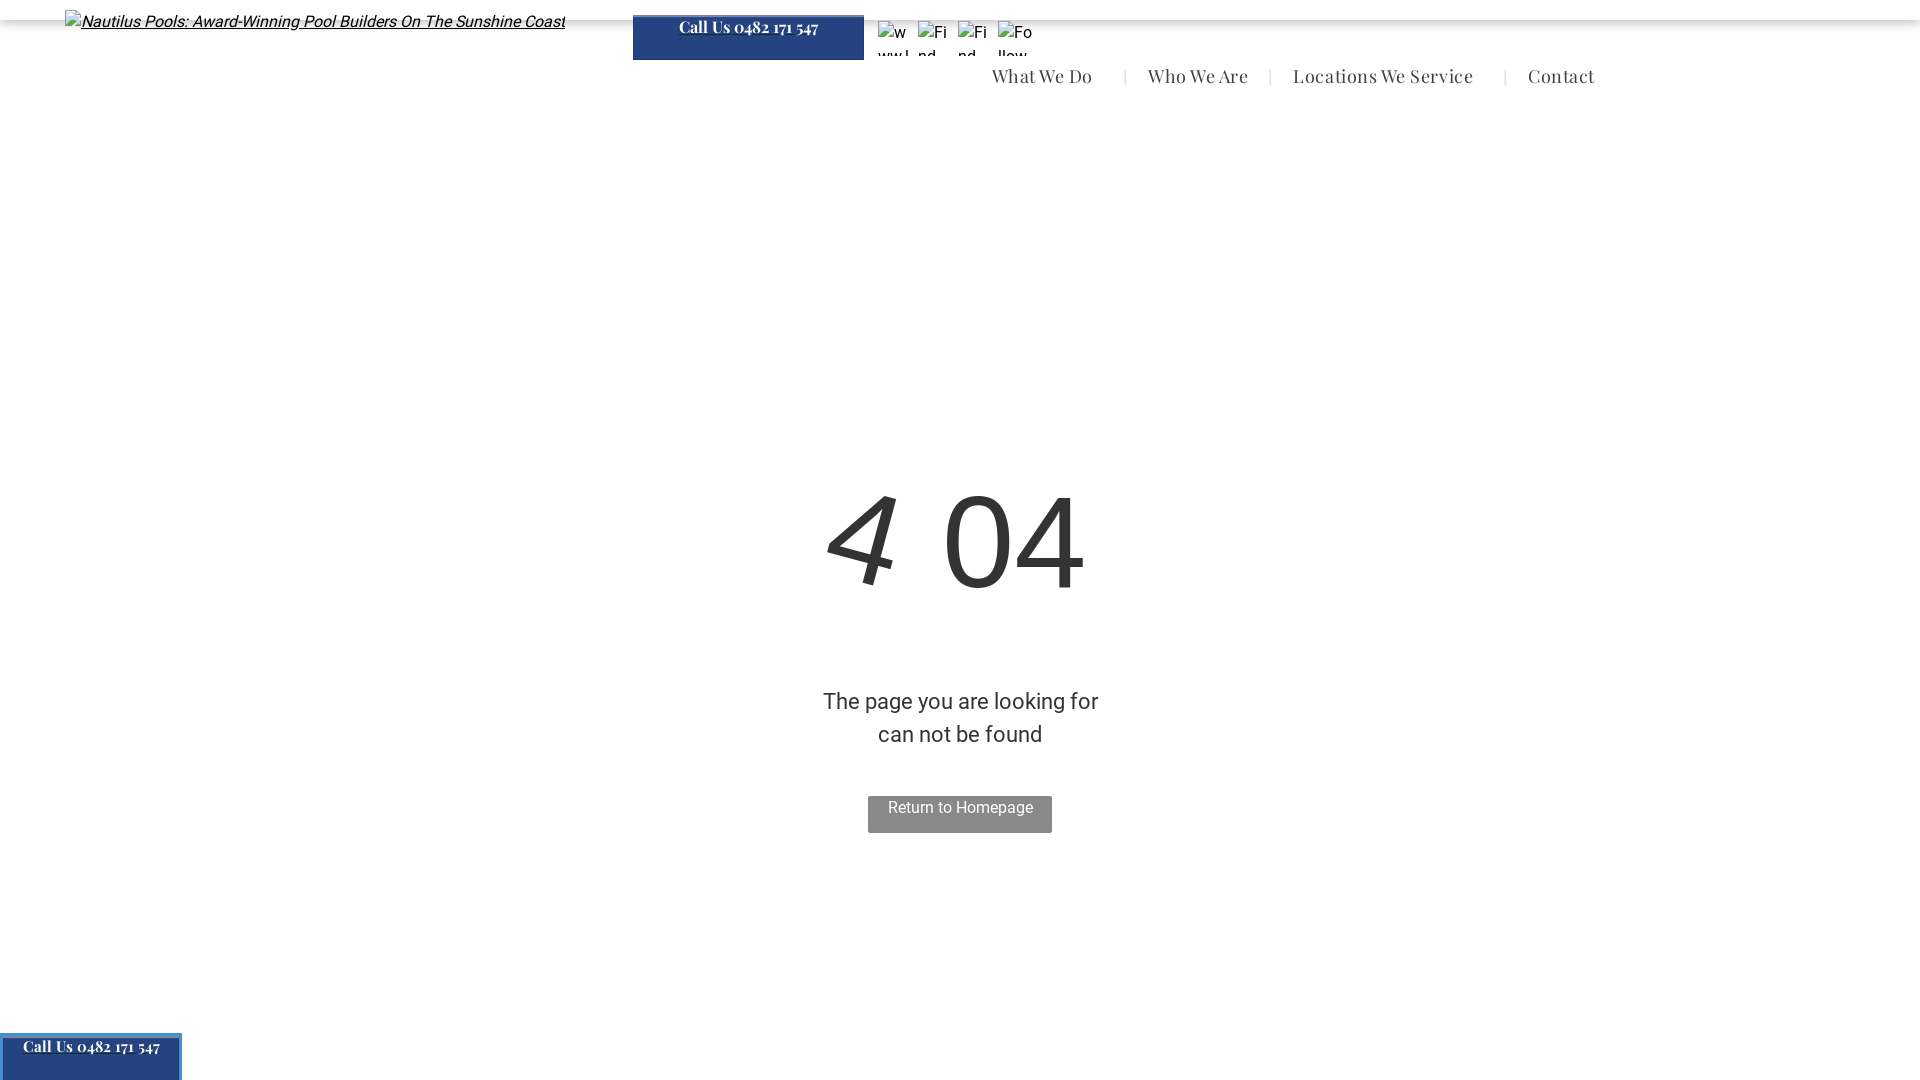 This screenshot has height=1080, width=1920. What do you see at coordinates (960, 814) in the screenshot?
I see `'Return to Homepage'` at bounding box center [960, 814].